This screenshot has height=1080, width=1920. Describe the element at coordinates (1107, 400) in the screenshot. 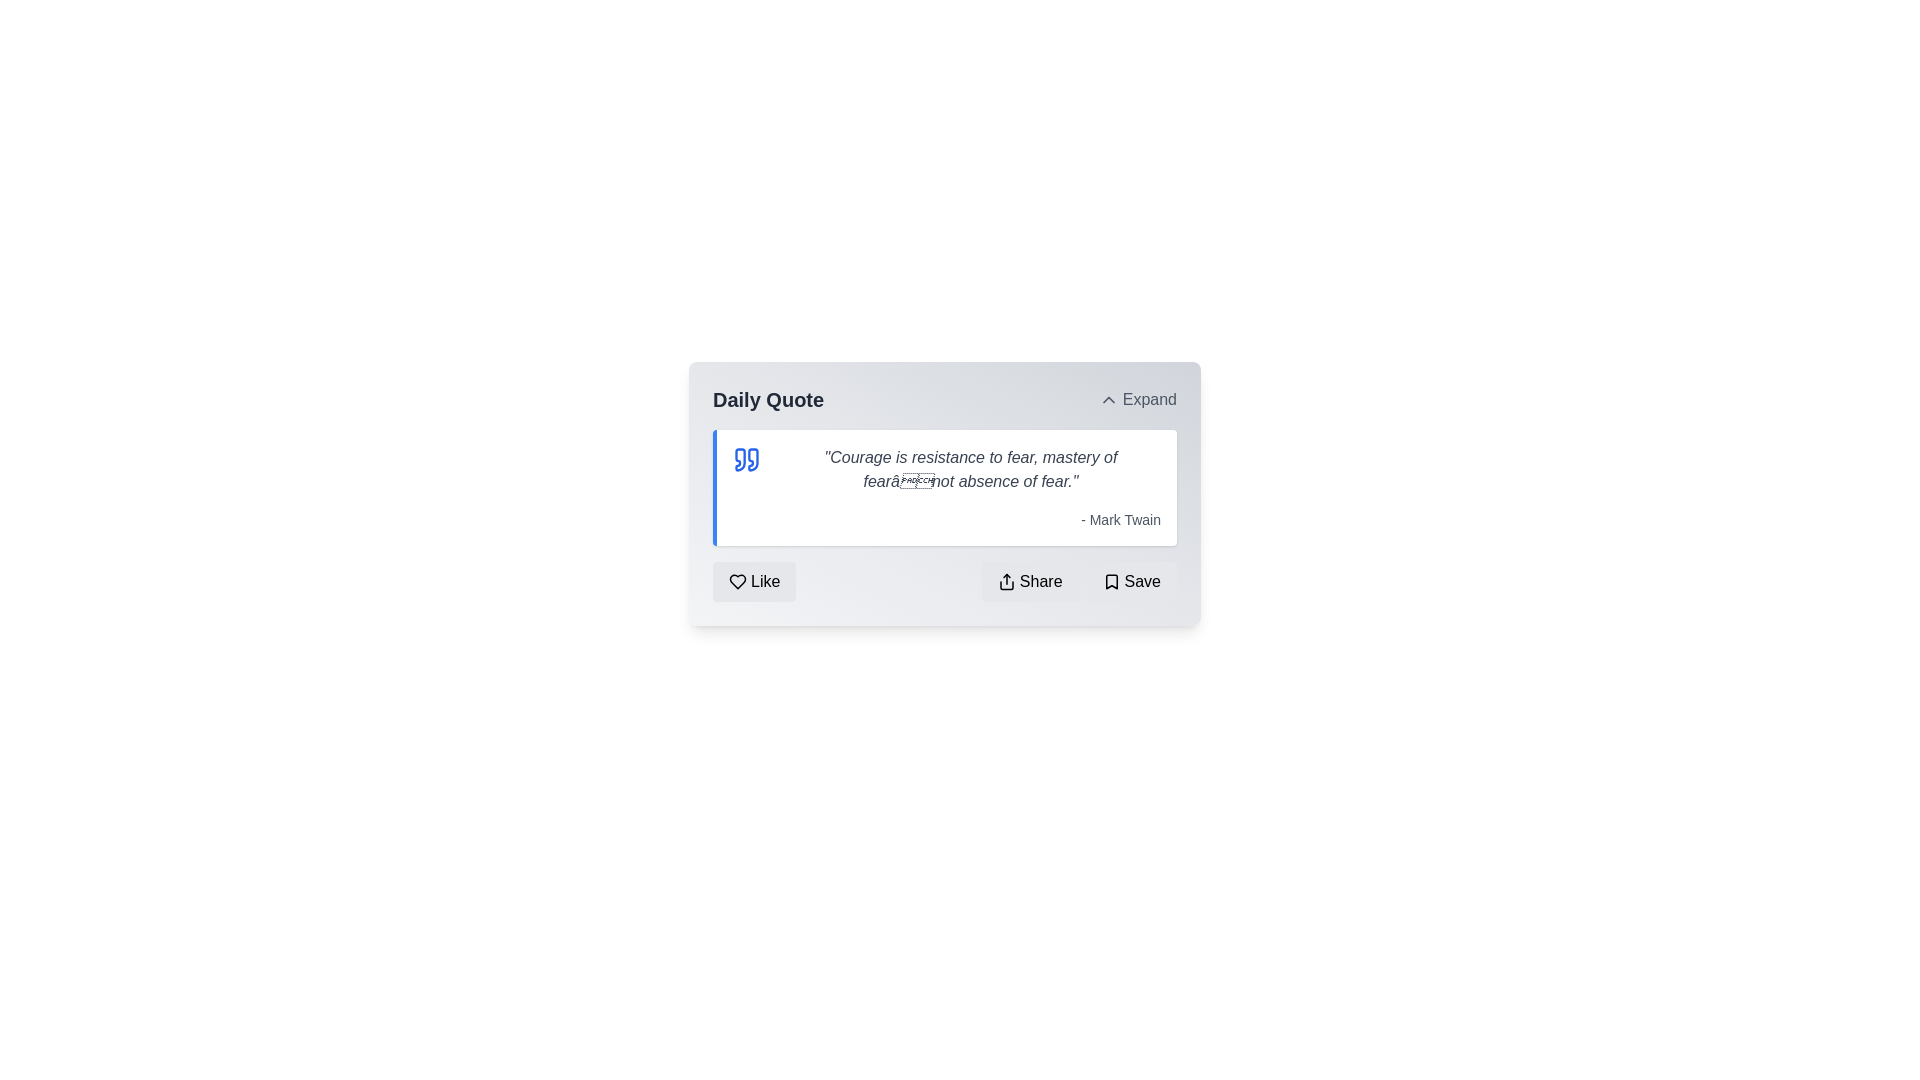

I see `the chevron icon located to the left of the 'Expand' text in the header section of the card` at that location.